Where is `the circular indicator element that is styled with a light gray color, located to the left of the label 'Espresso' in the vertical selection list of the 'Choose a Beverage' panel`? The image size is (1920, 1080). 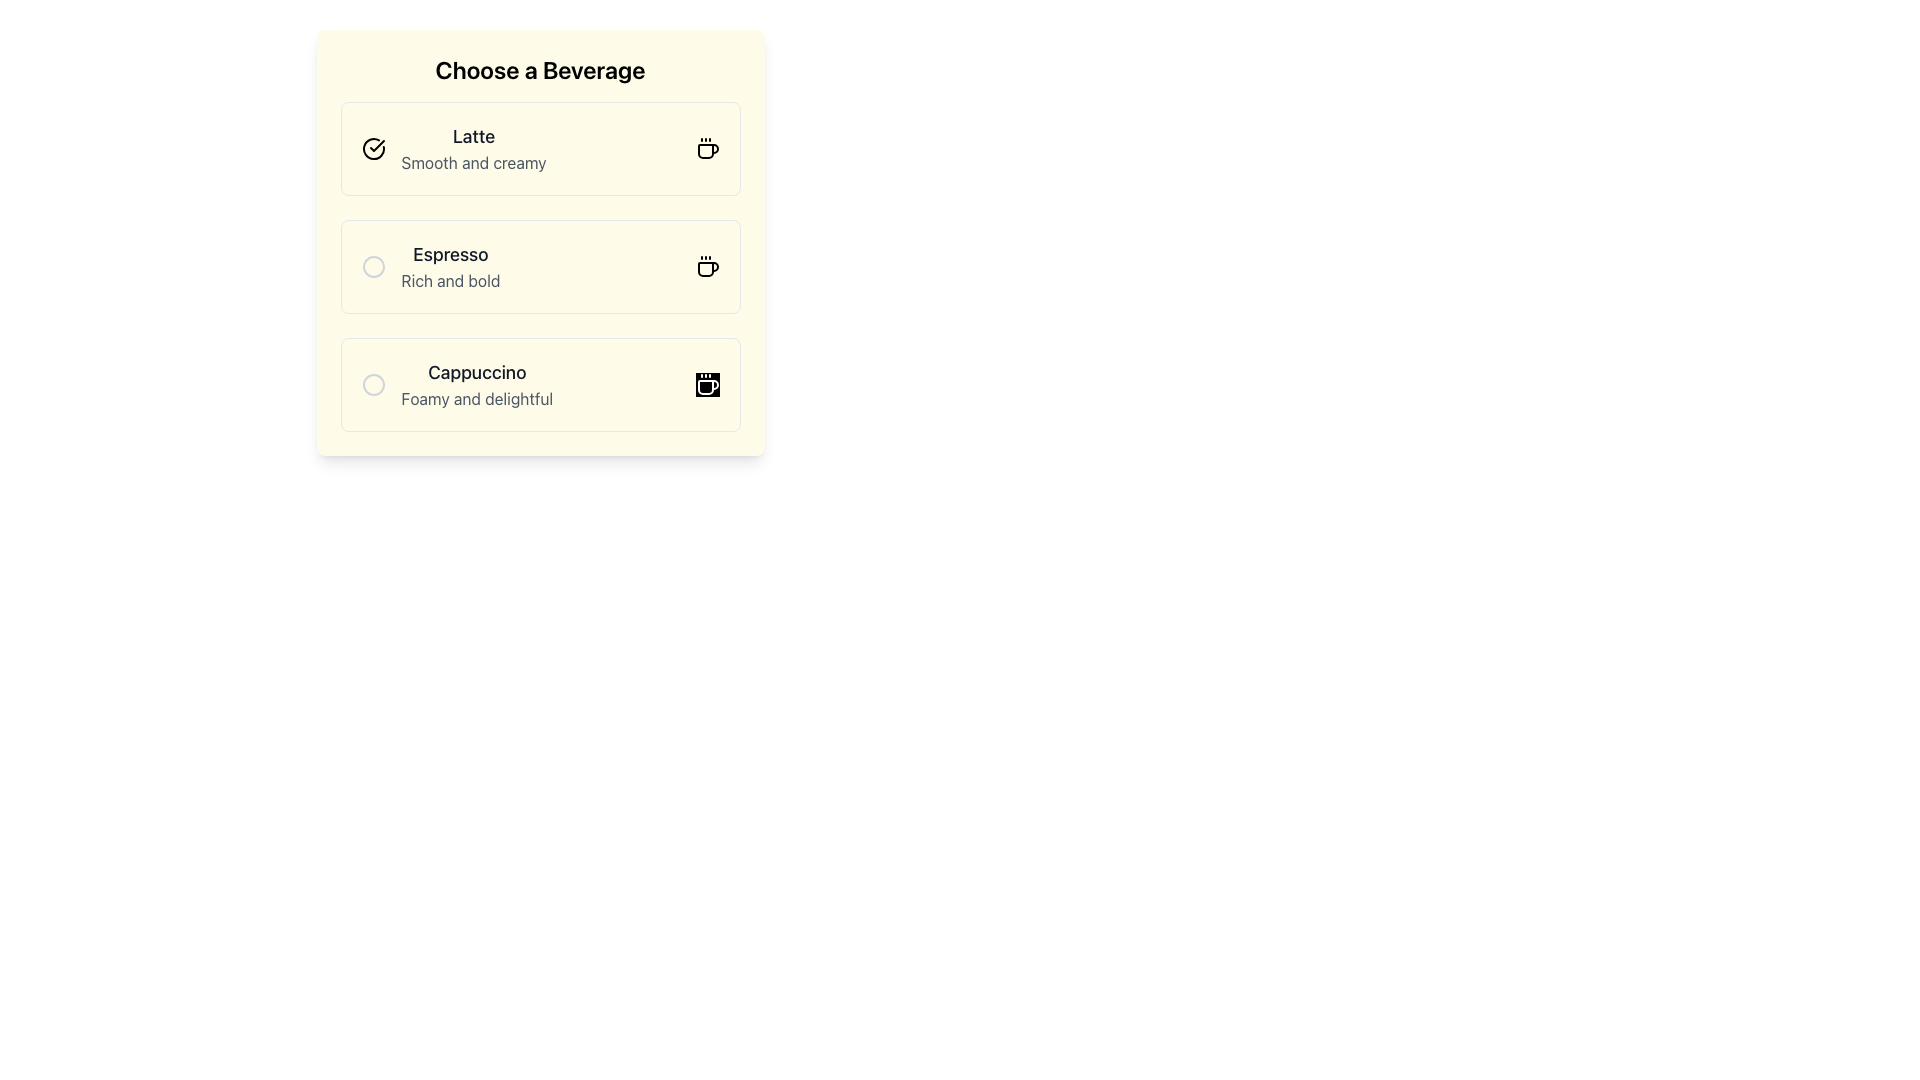 the circular indicator element that is styled with a light gray color, located to the left of the label 'Espresso' in the vertical selection list of the 'Choose a Beverage' panel is located at coordinates (373, 265).